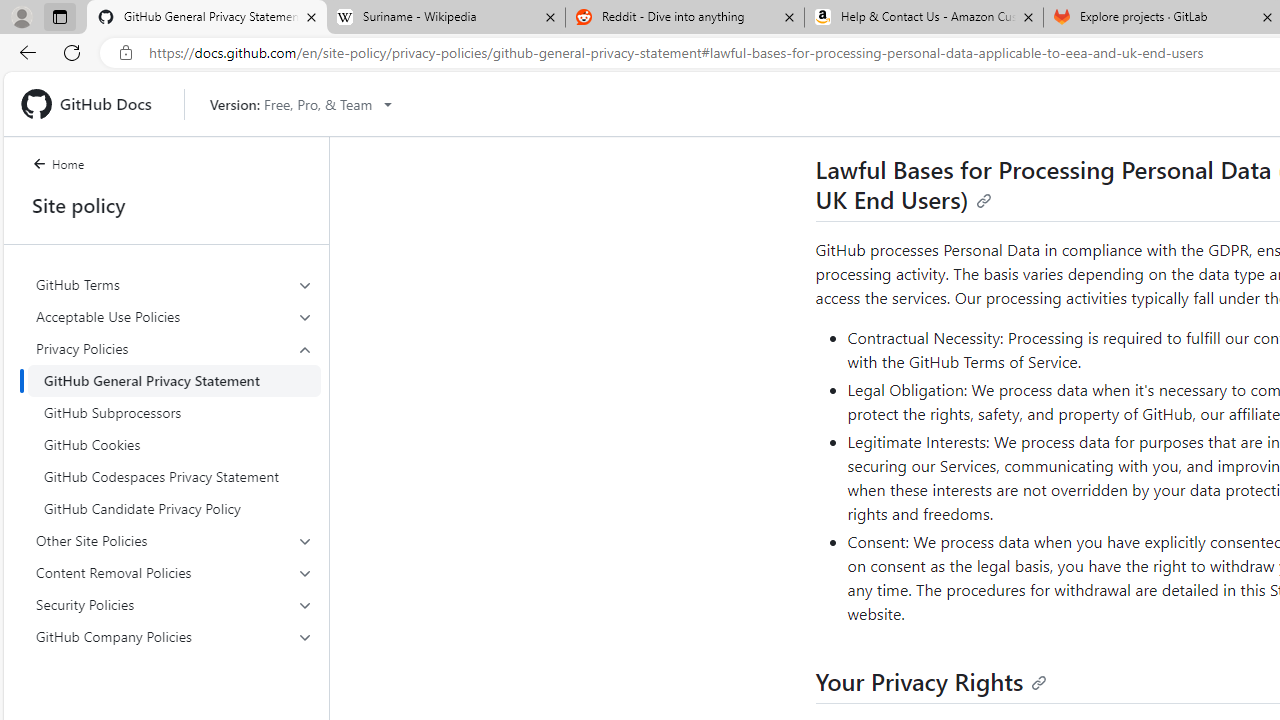 This screenshot has height=720, width=1280. Describe the element at coordinates (174, 315) in the screenshot. I see `'Acceptable Use Policies'` at that location.